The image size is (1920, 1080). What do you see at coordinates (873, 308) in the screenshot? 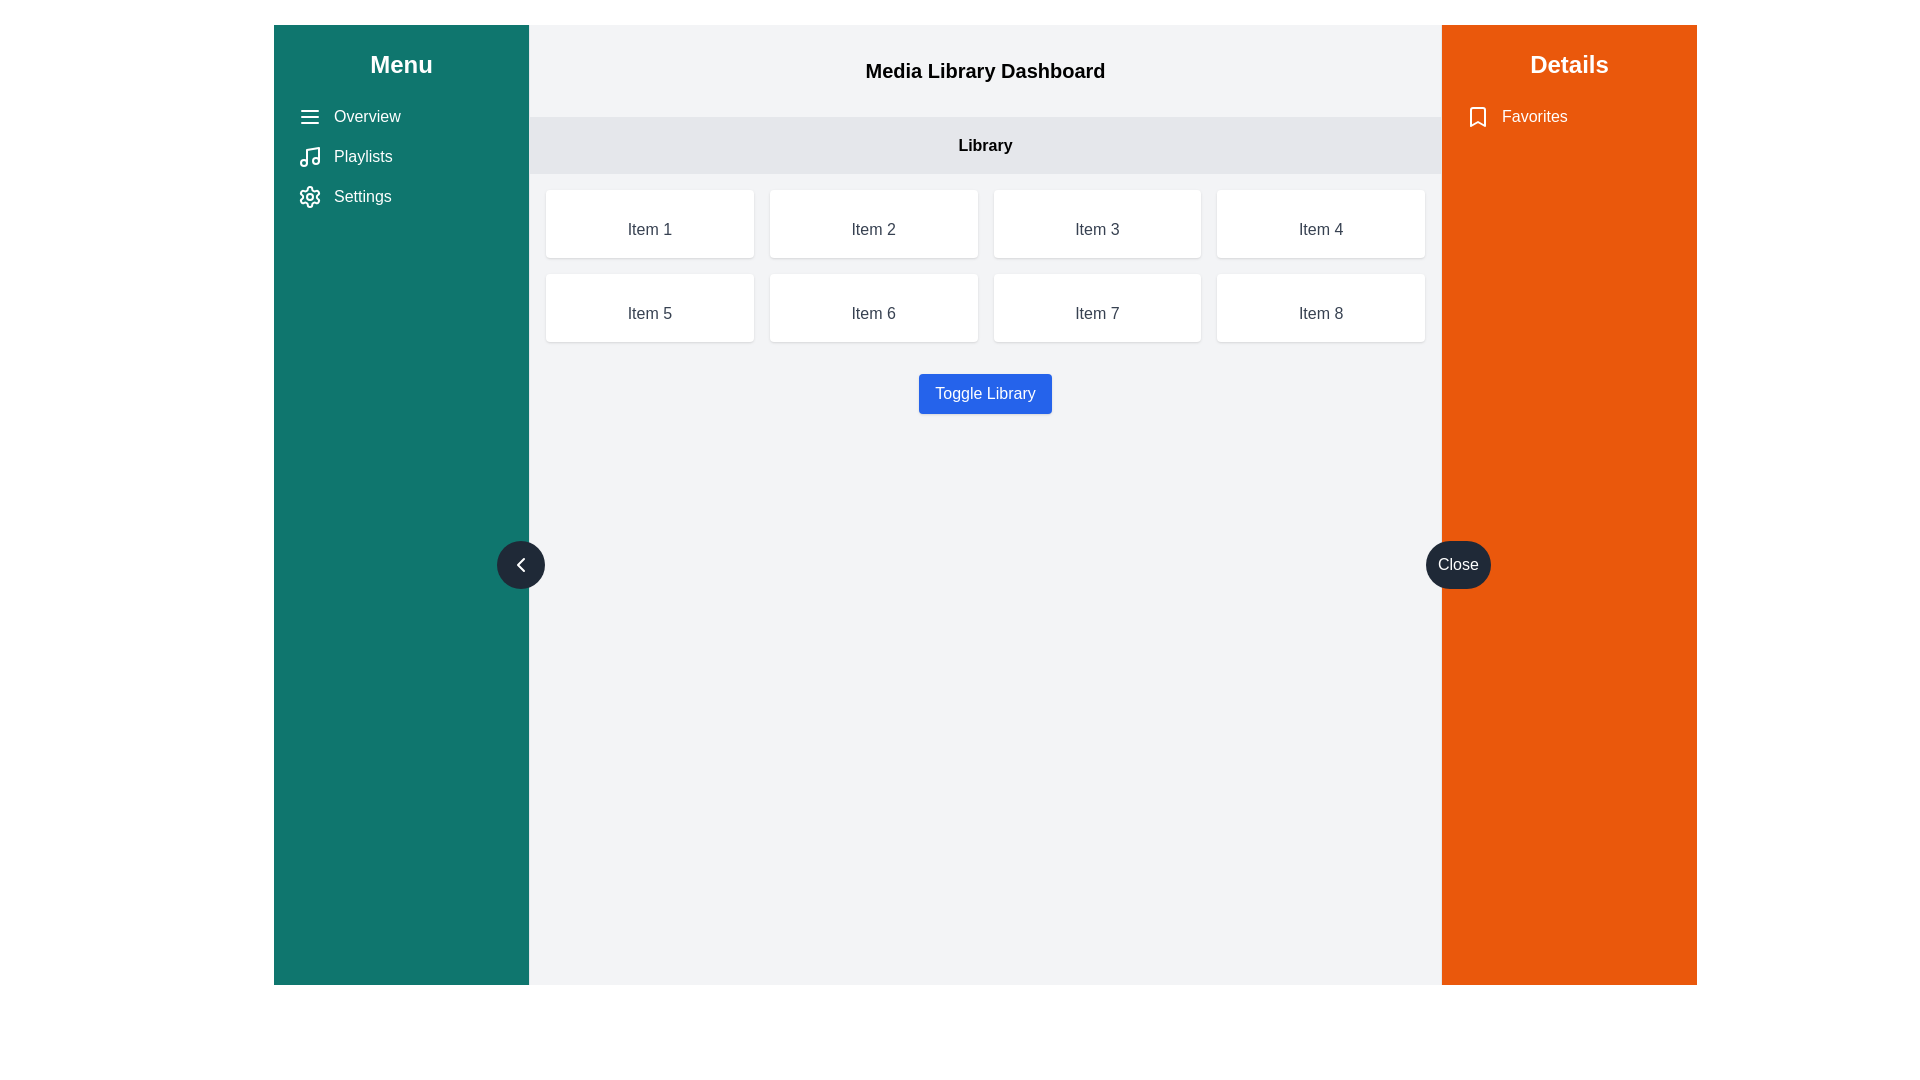
I see `the item button located in the second row and second column of the library dashboard grid` at bounding box center [873, 308].